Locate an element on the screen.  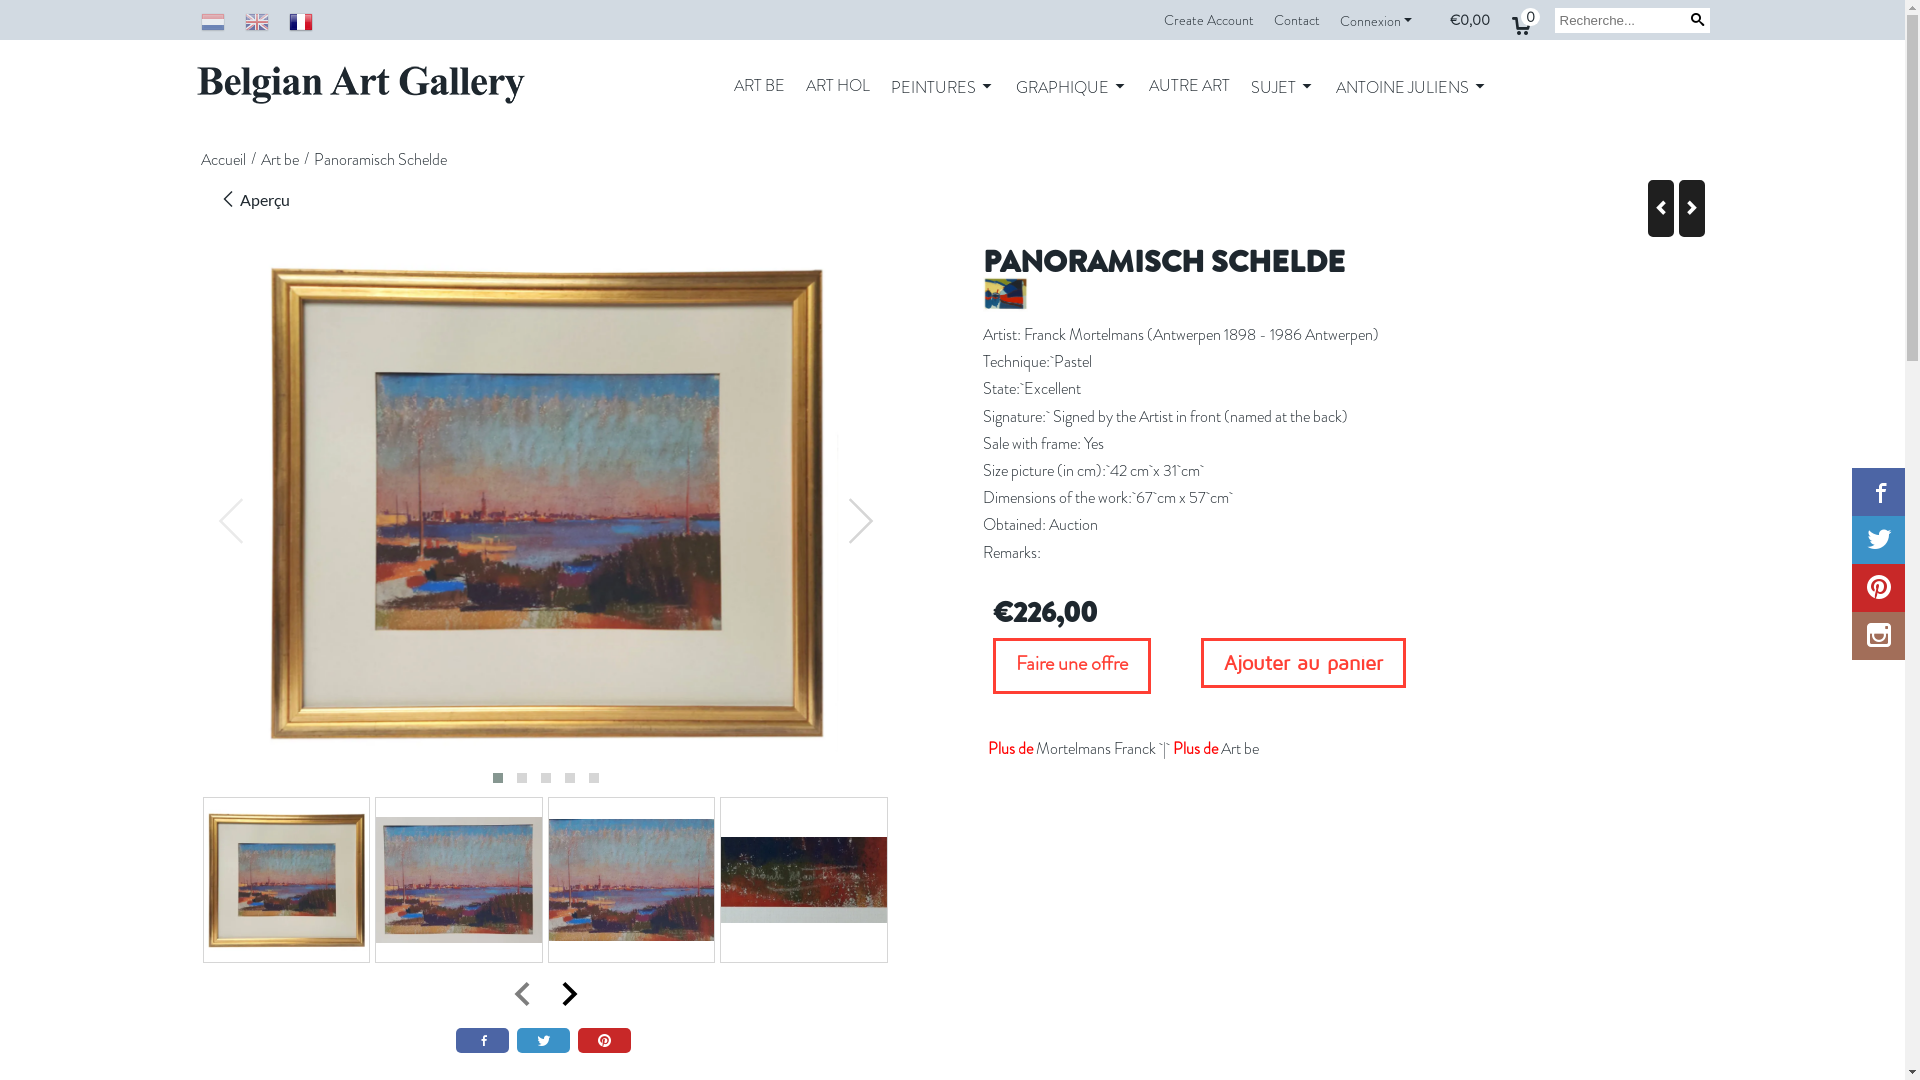
'ANTOINE JULIENS' is located at coordinates (1410, 86).